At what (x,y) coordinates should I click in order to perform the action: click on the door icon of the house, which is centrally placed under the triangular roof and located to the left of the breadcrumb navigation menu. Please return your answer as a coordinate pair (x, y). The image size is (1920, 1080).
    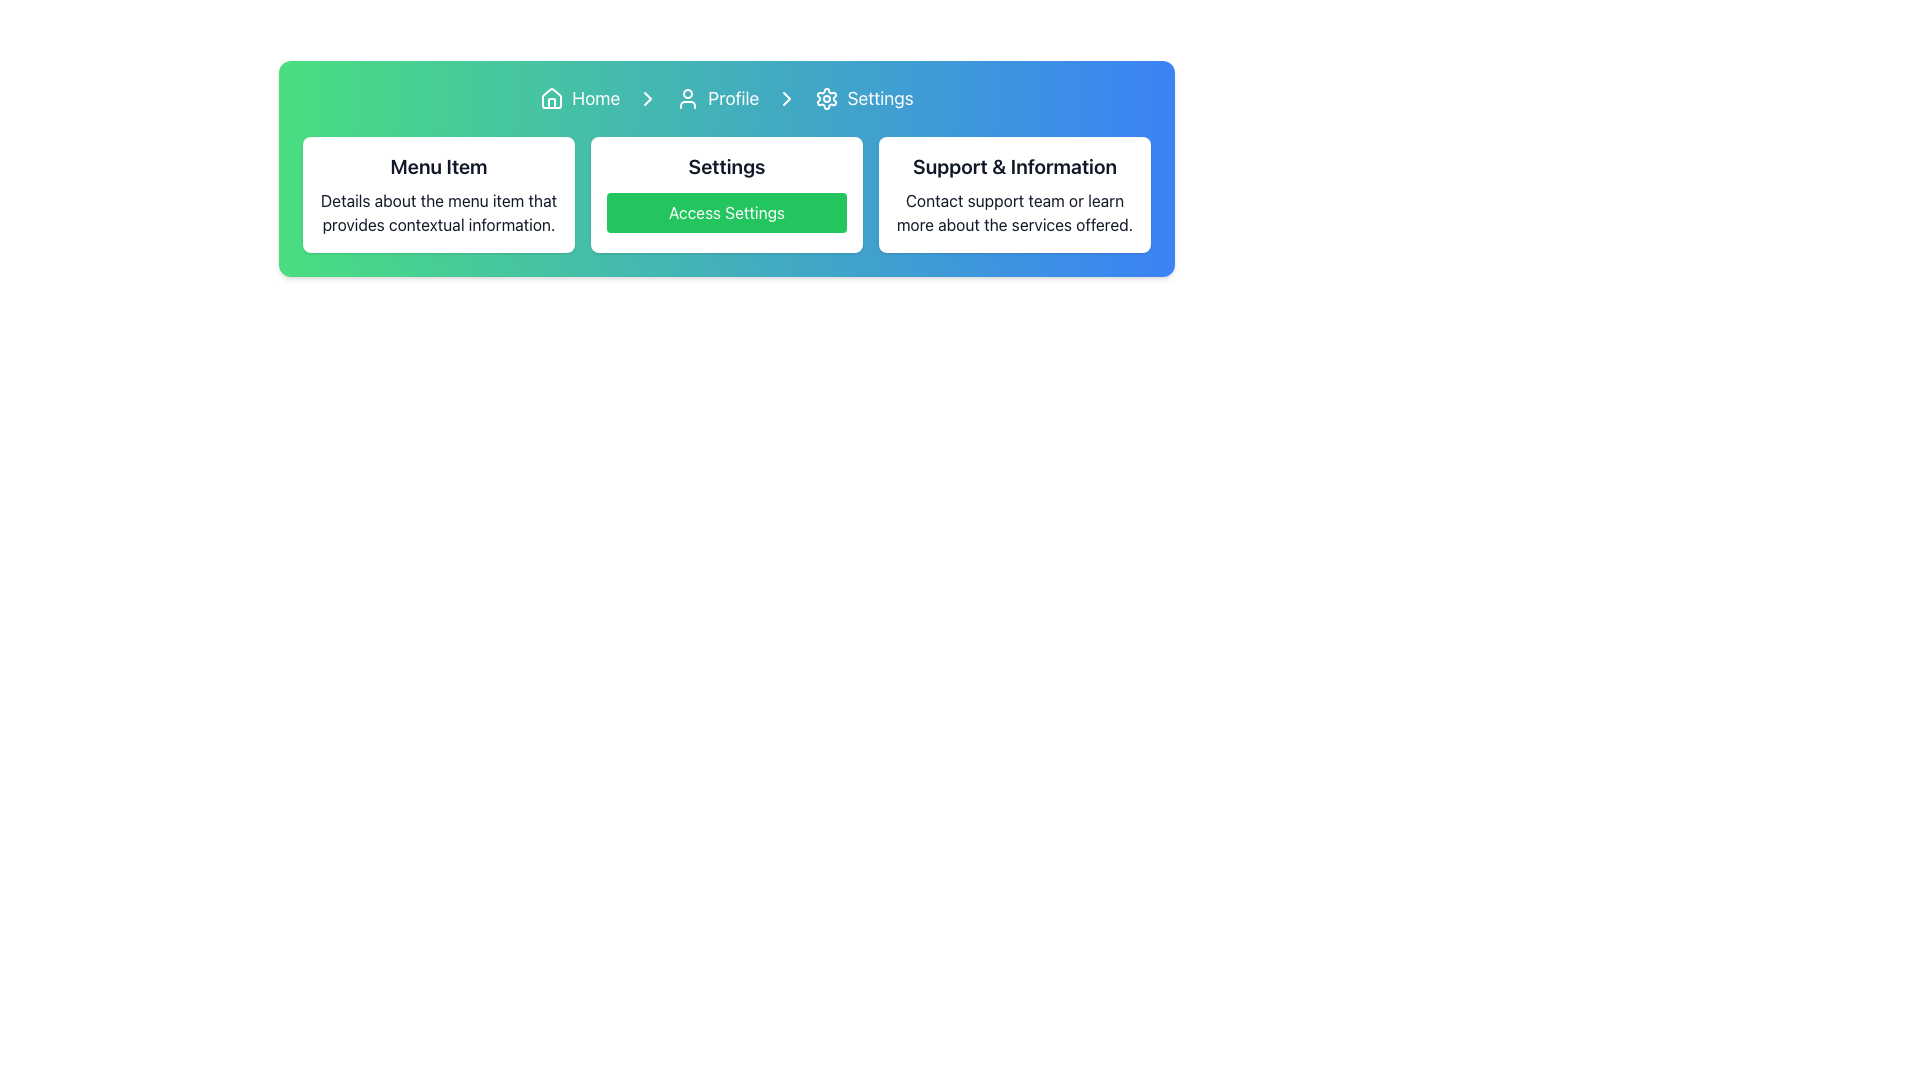
    Looking at the image, I should click on (552, 103).